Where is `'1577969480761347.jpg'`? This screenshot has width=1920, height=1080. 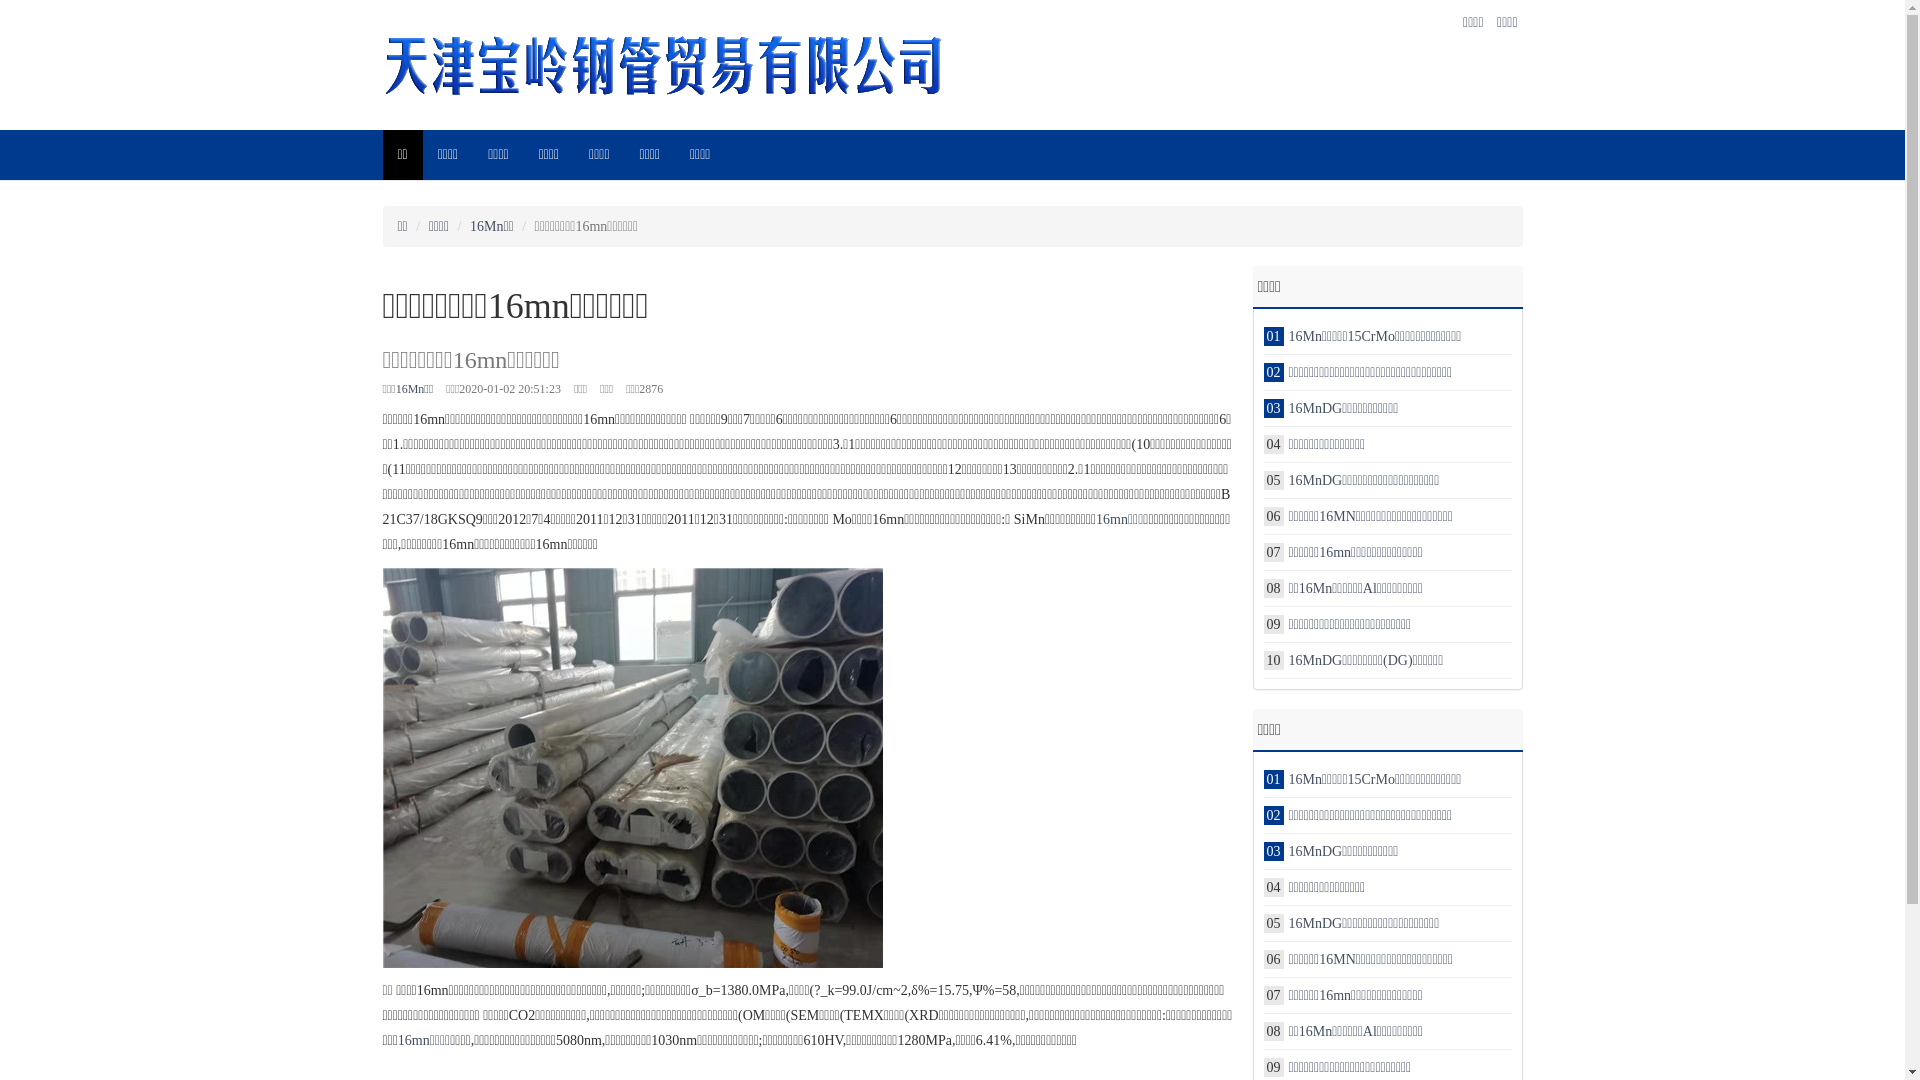
'1577969480761347.jpg' is located at coordinates (631, 766).